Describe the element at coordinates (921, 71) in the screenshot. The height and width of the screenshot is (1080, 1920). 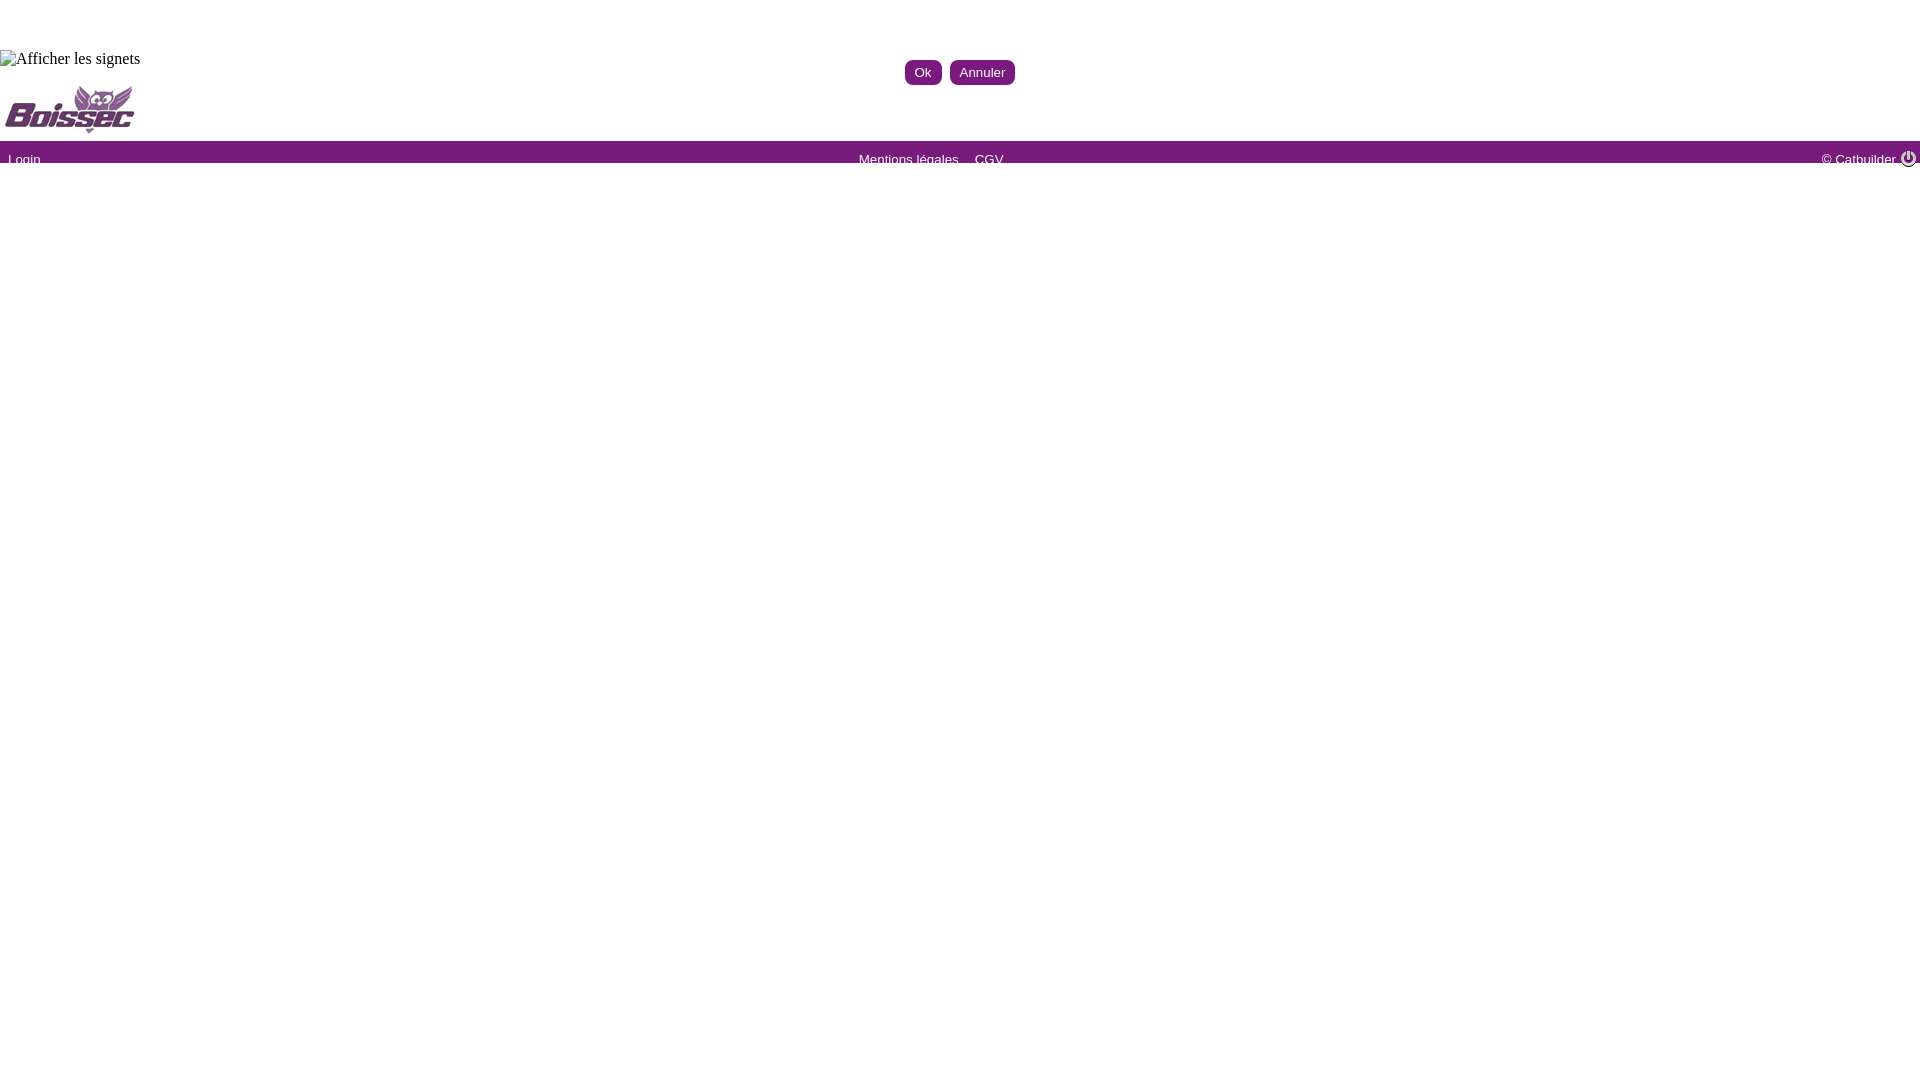
I see `'Ok'` at that location.